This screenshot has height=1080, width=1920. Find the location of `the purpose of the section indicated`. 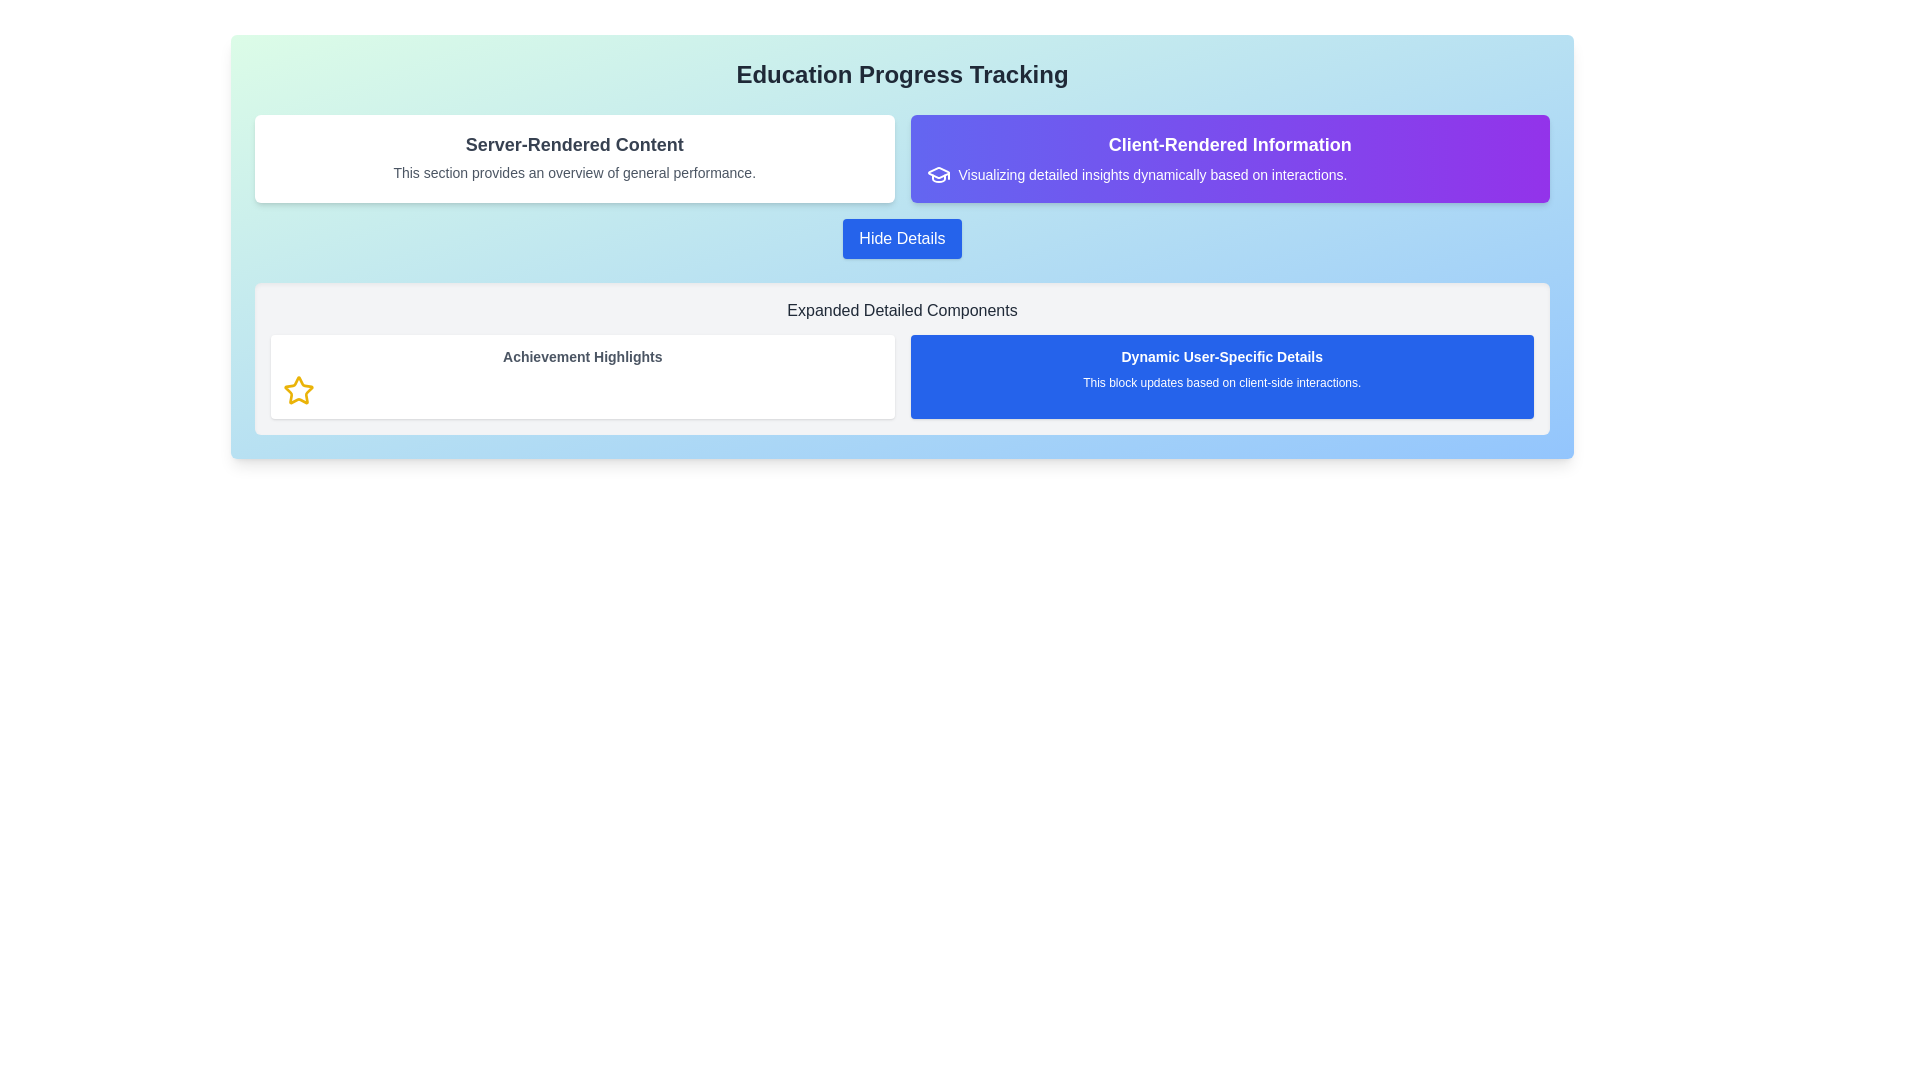

the purpose of the section indicated is located at coordinates (901, 73).